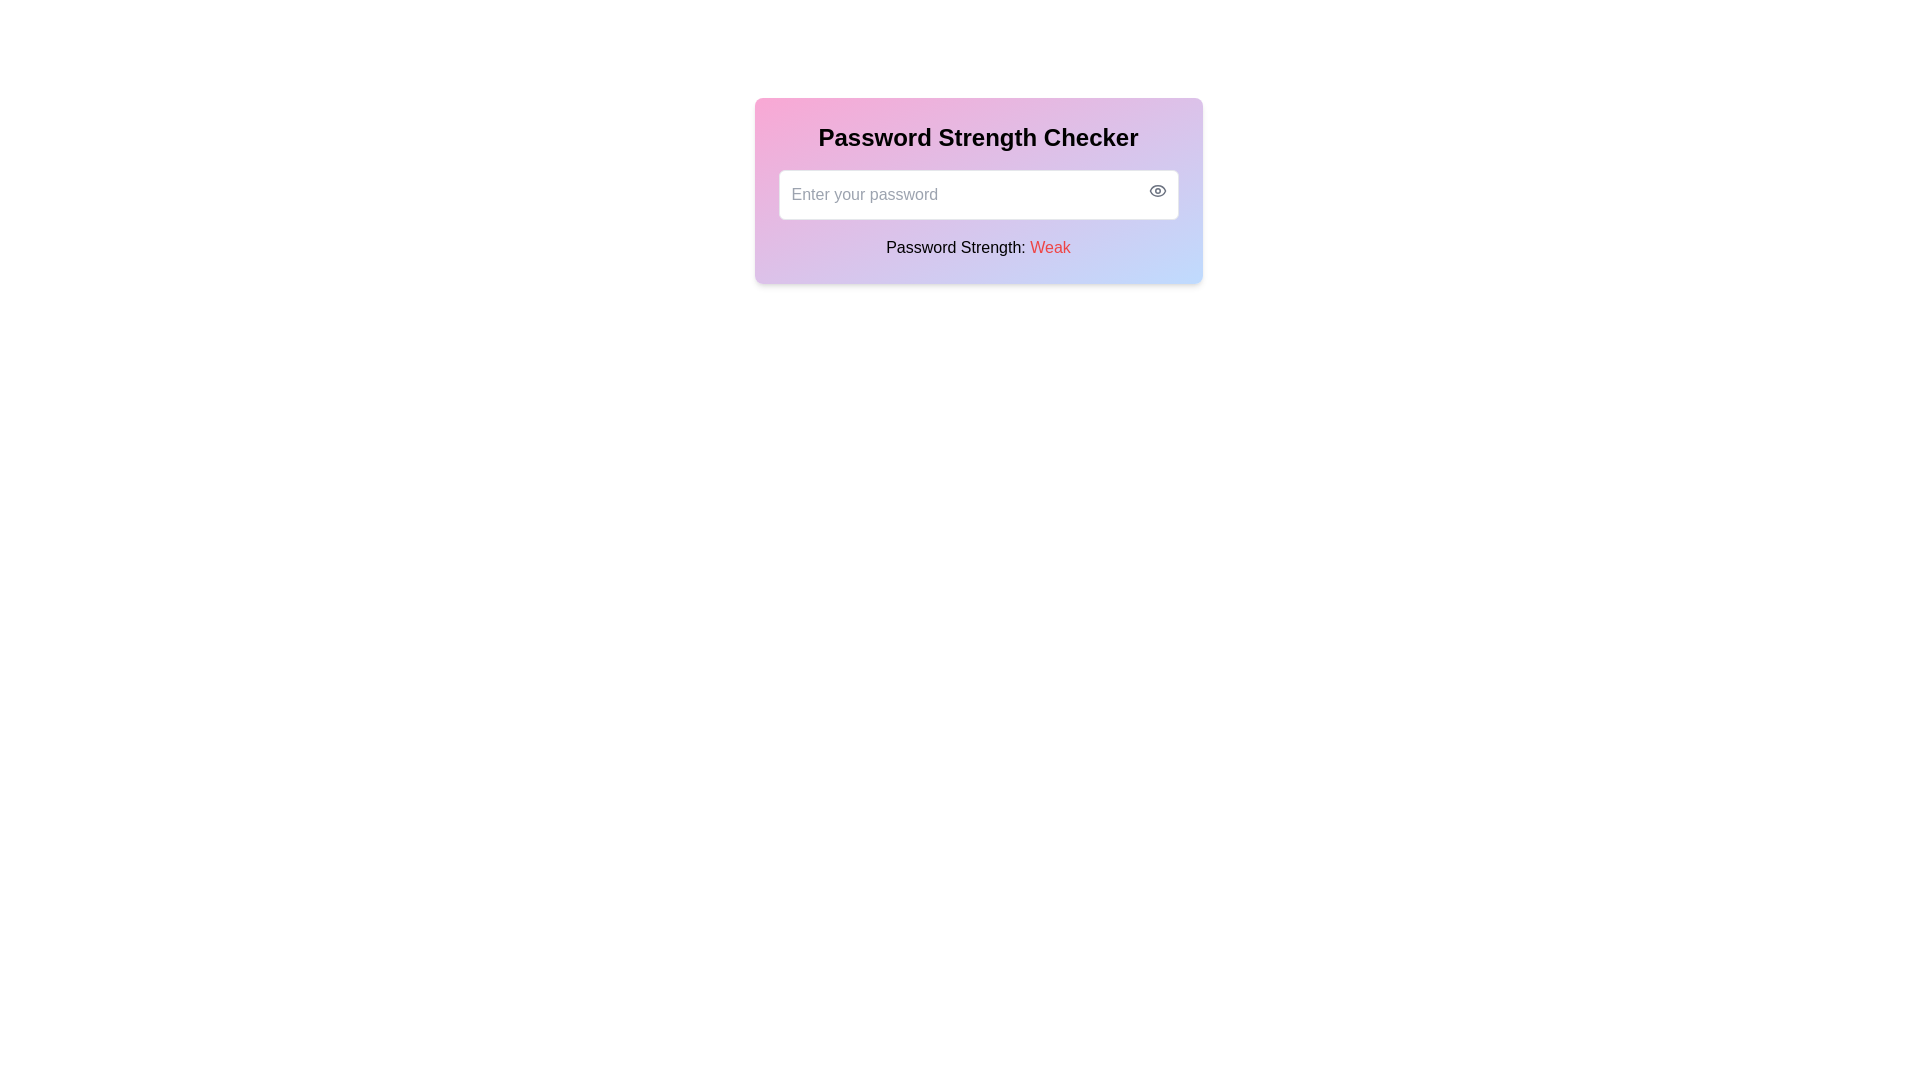 Image resolution: width=1920 pixels, height=1080 pixels. Describe the element at coordinates (1049, 246) in the screenshot. I see `the TextLabel that indicates the current strength of the entered password, which is located next to 'Password Strength:' in the 'Password Strength Checker' box` at that location.